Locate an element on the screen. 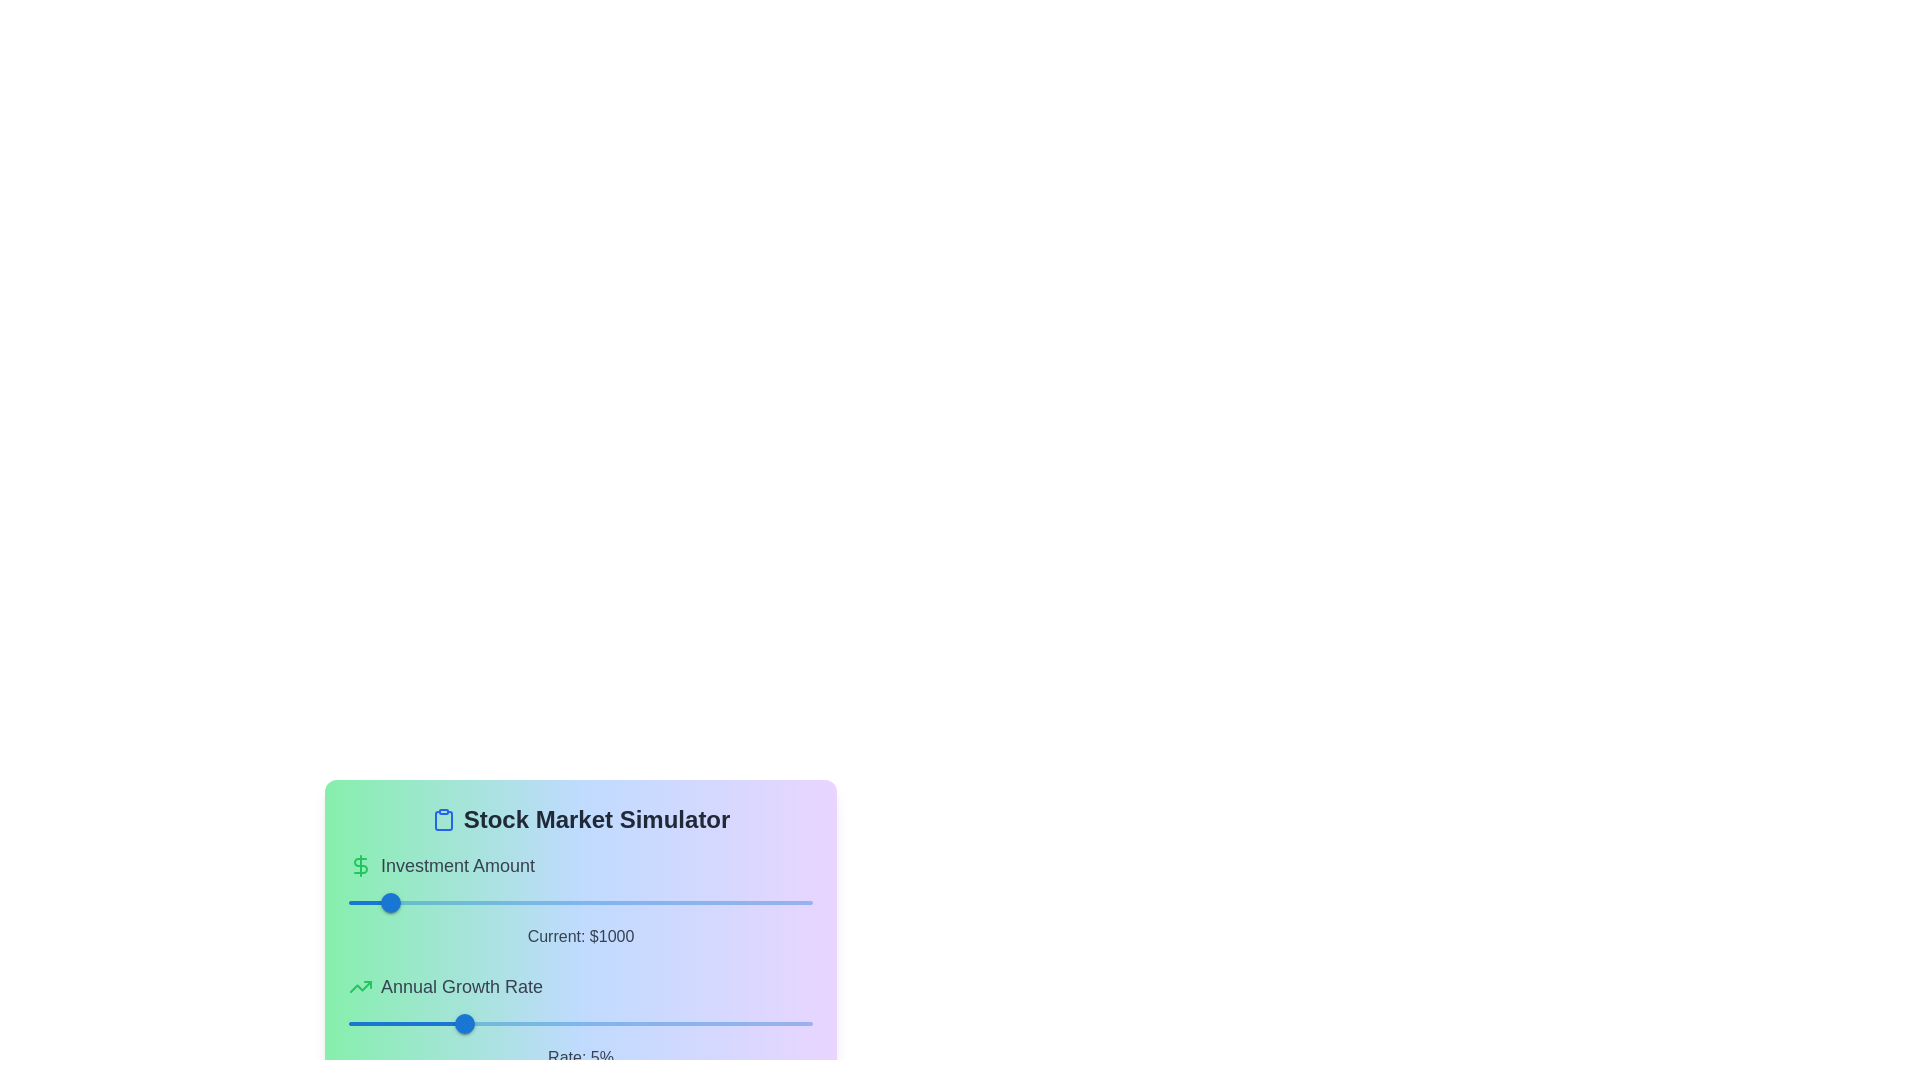 The height and width of the screenshot is (1080, 1920). the annual growth rate is located at coordinates (696, 1023).